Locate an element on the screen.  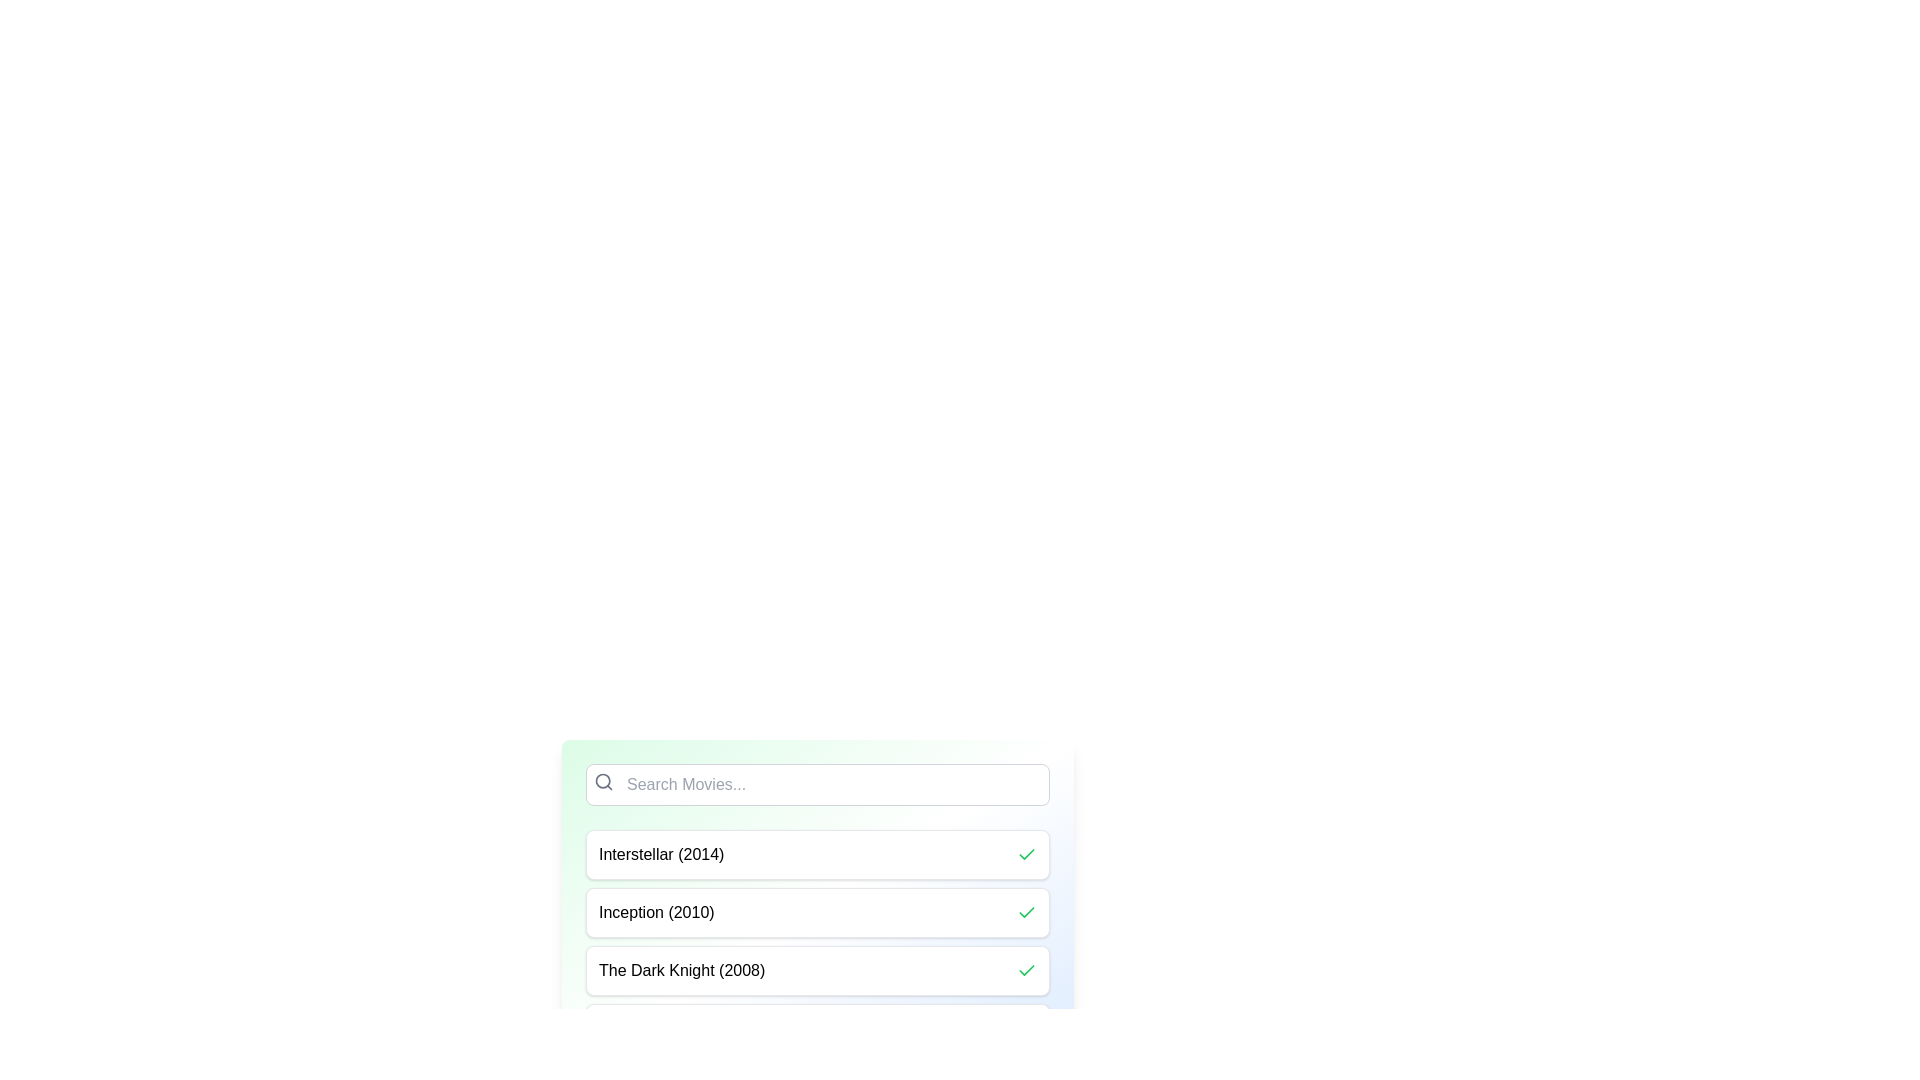
the magnifying glass icon located at the leftmost position inside the search bar is located at coordinates (603, 781).